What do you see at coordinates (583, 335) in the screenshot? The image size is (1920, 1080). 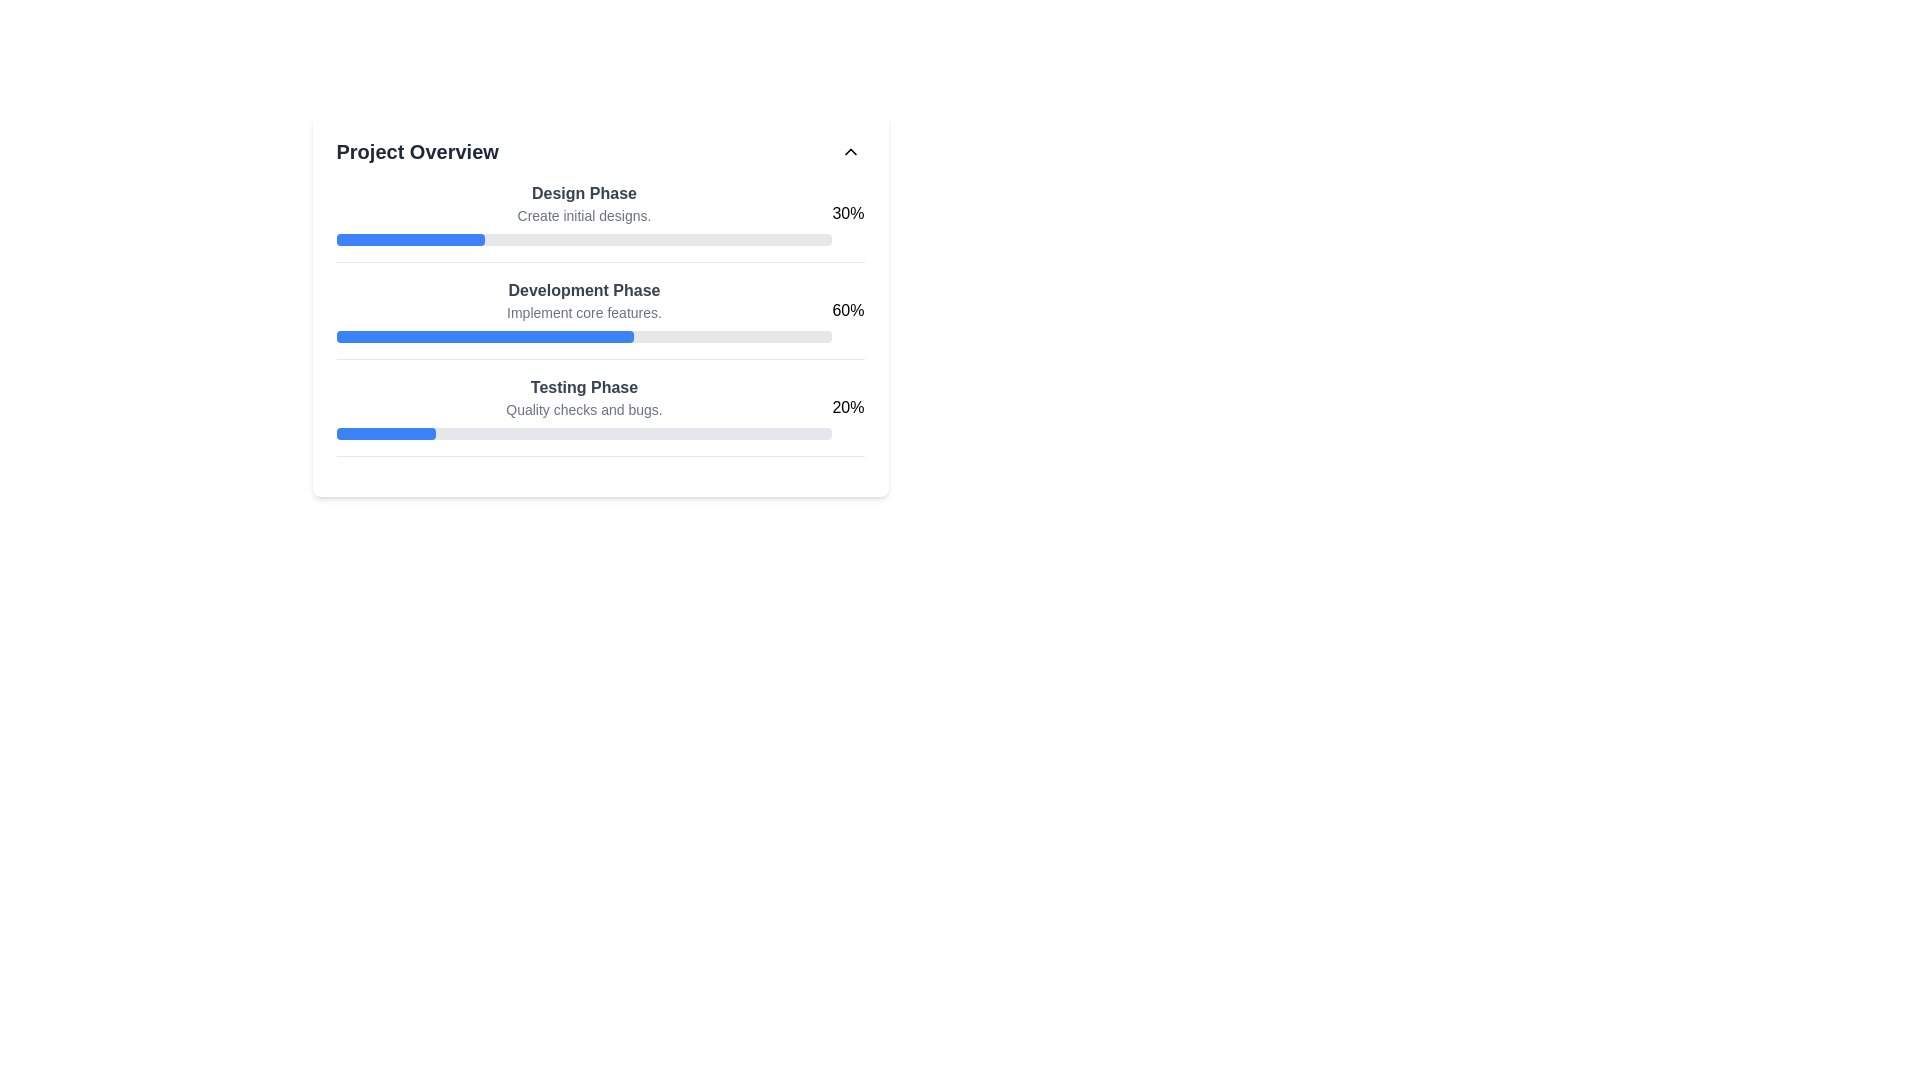 I see `the progress value visually by focusing on the progress bar located below the text 'Development Phase' and 'Implement core features.', which represents 60% completion` at bounding box center [583, 335].